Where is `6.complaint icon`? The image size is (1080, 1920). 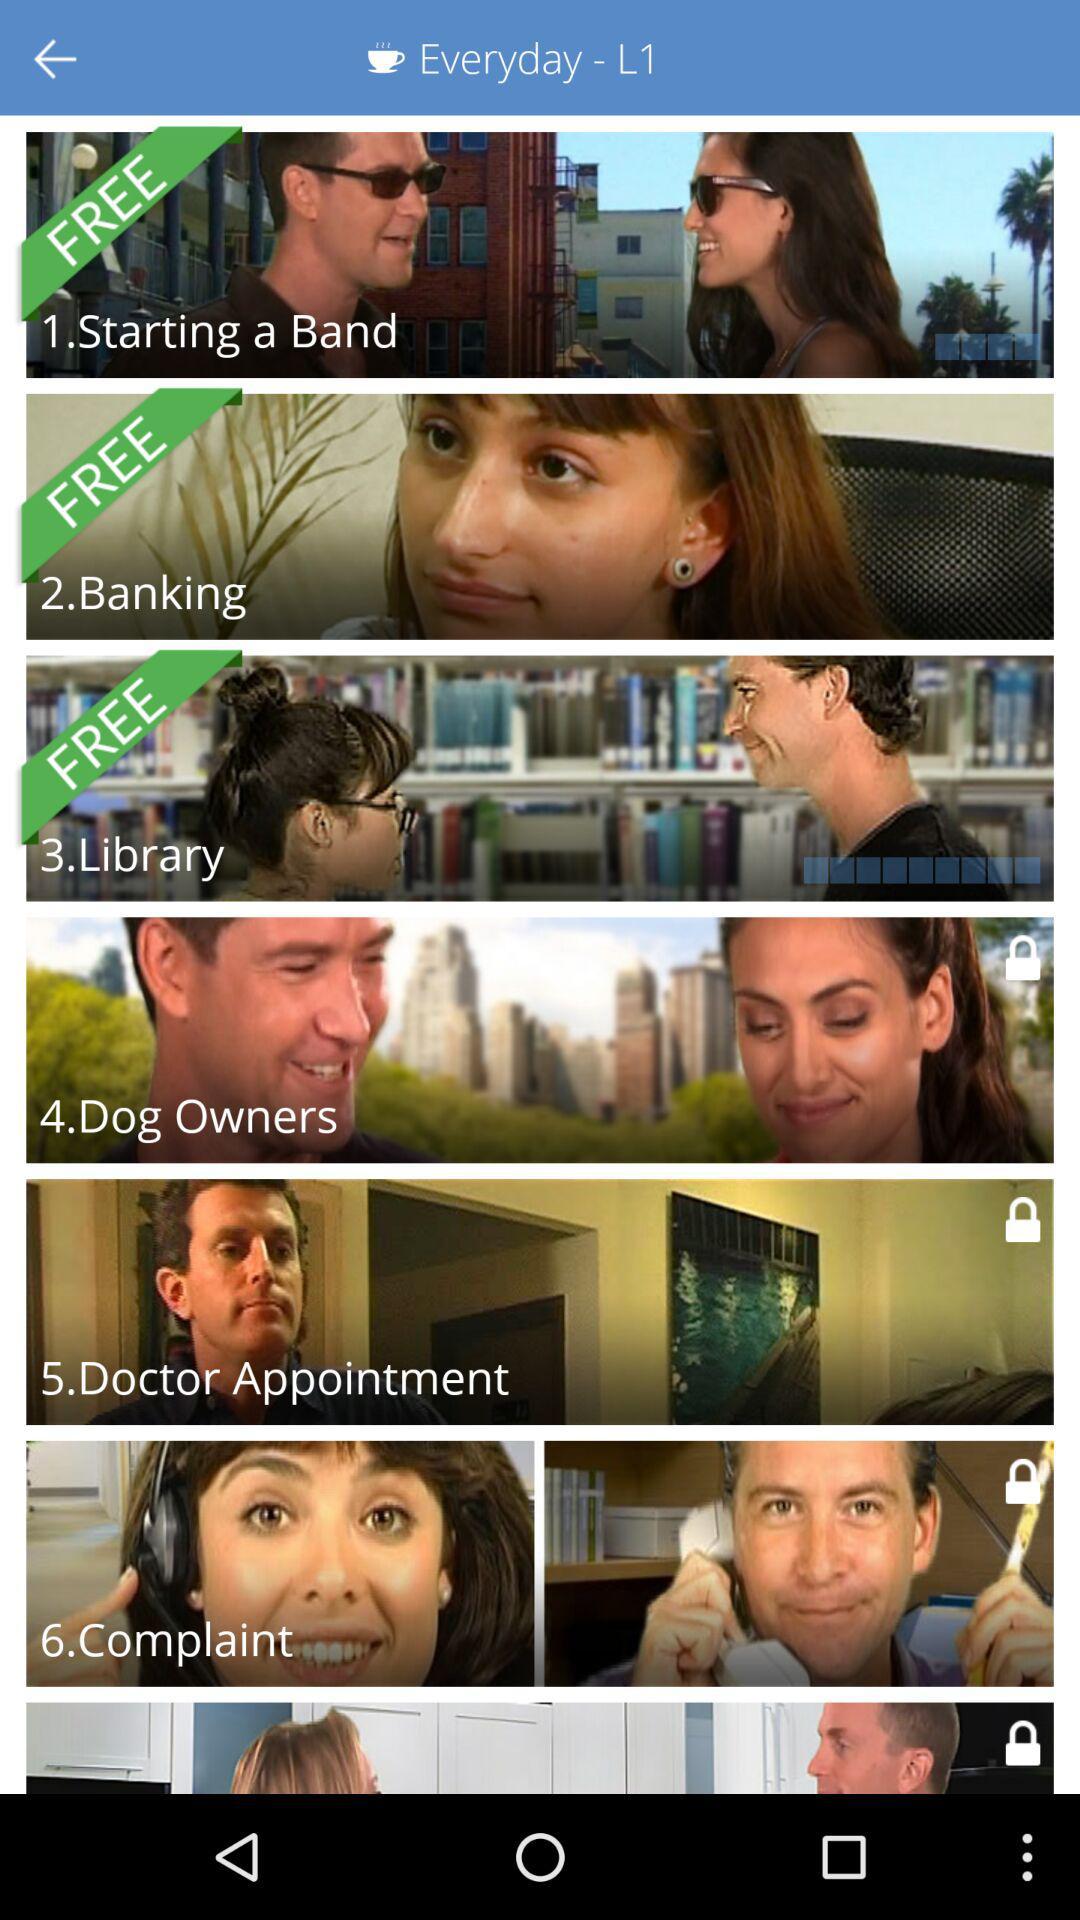
6.complaint icon is located at coordinates (165, 1638).